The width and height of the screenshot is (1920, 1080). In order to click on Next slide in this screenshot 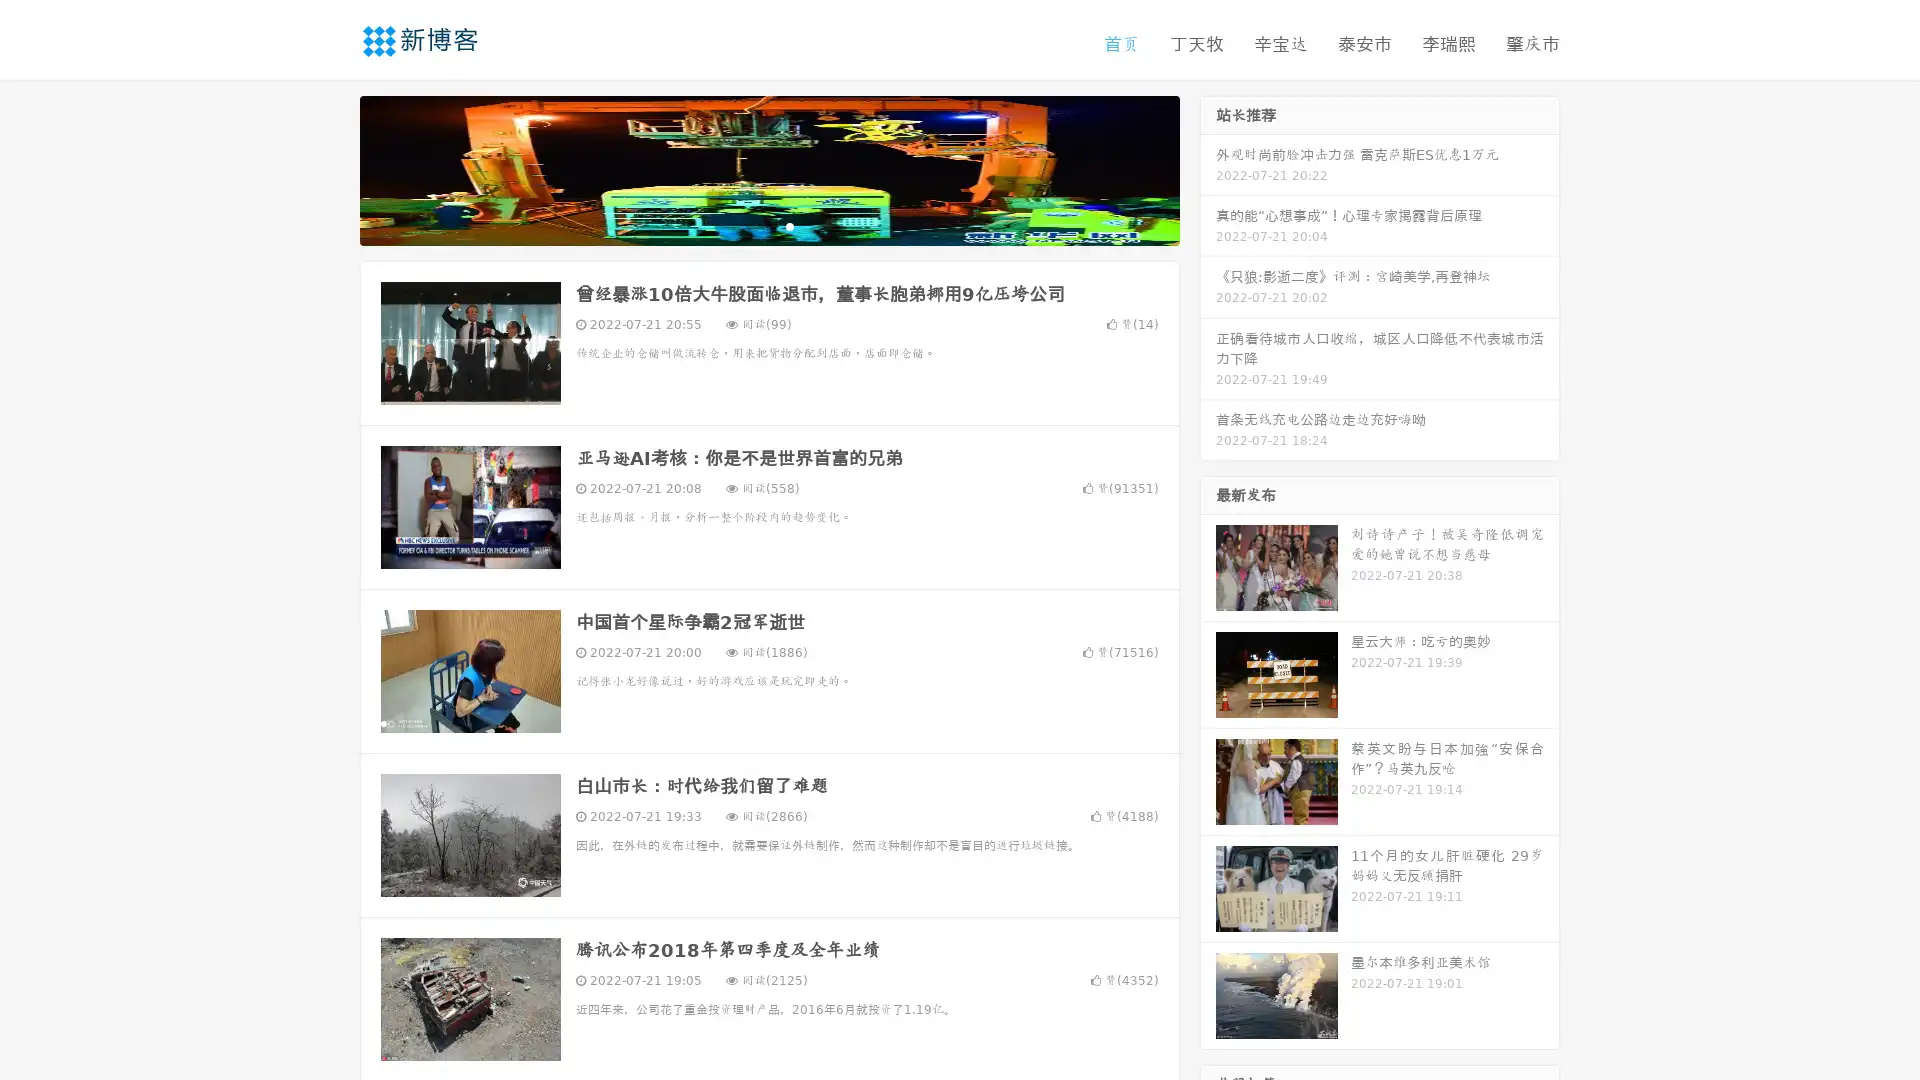, I will do `click(1208, 168)`.